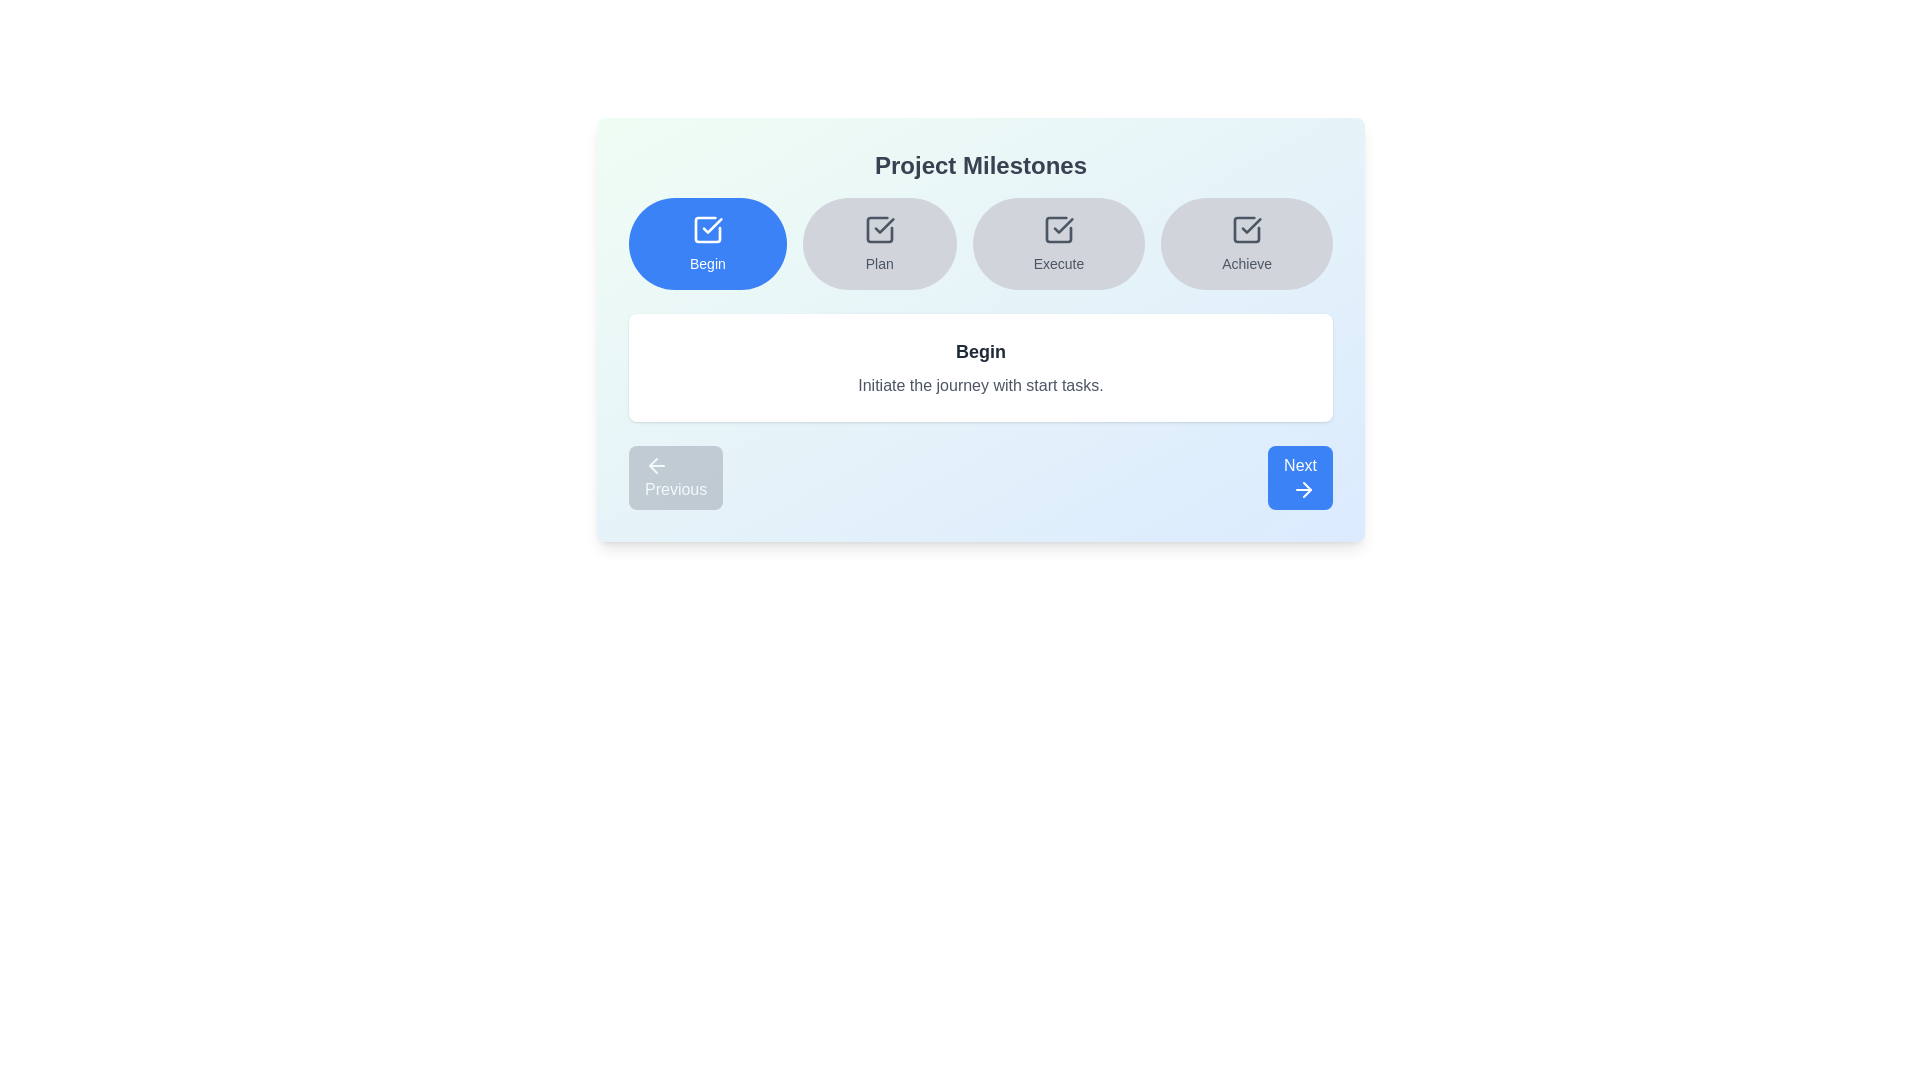 This screenshot has width=1920, height=1080. Describe the element at coordinates (980, 385) in the screenshot. I see `the text label displaying 'Initiate the journey with start tasks.' which is styled in gray and positioned below the title 'Begin.'` at that location.